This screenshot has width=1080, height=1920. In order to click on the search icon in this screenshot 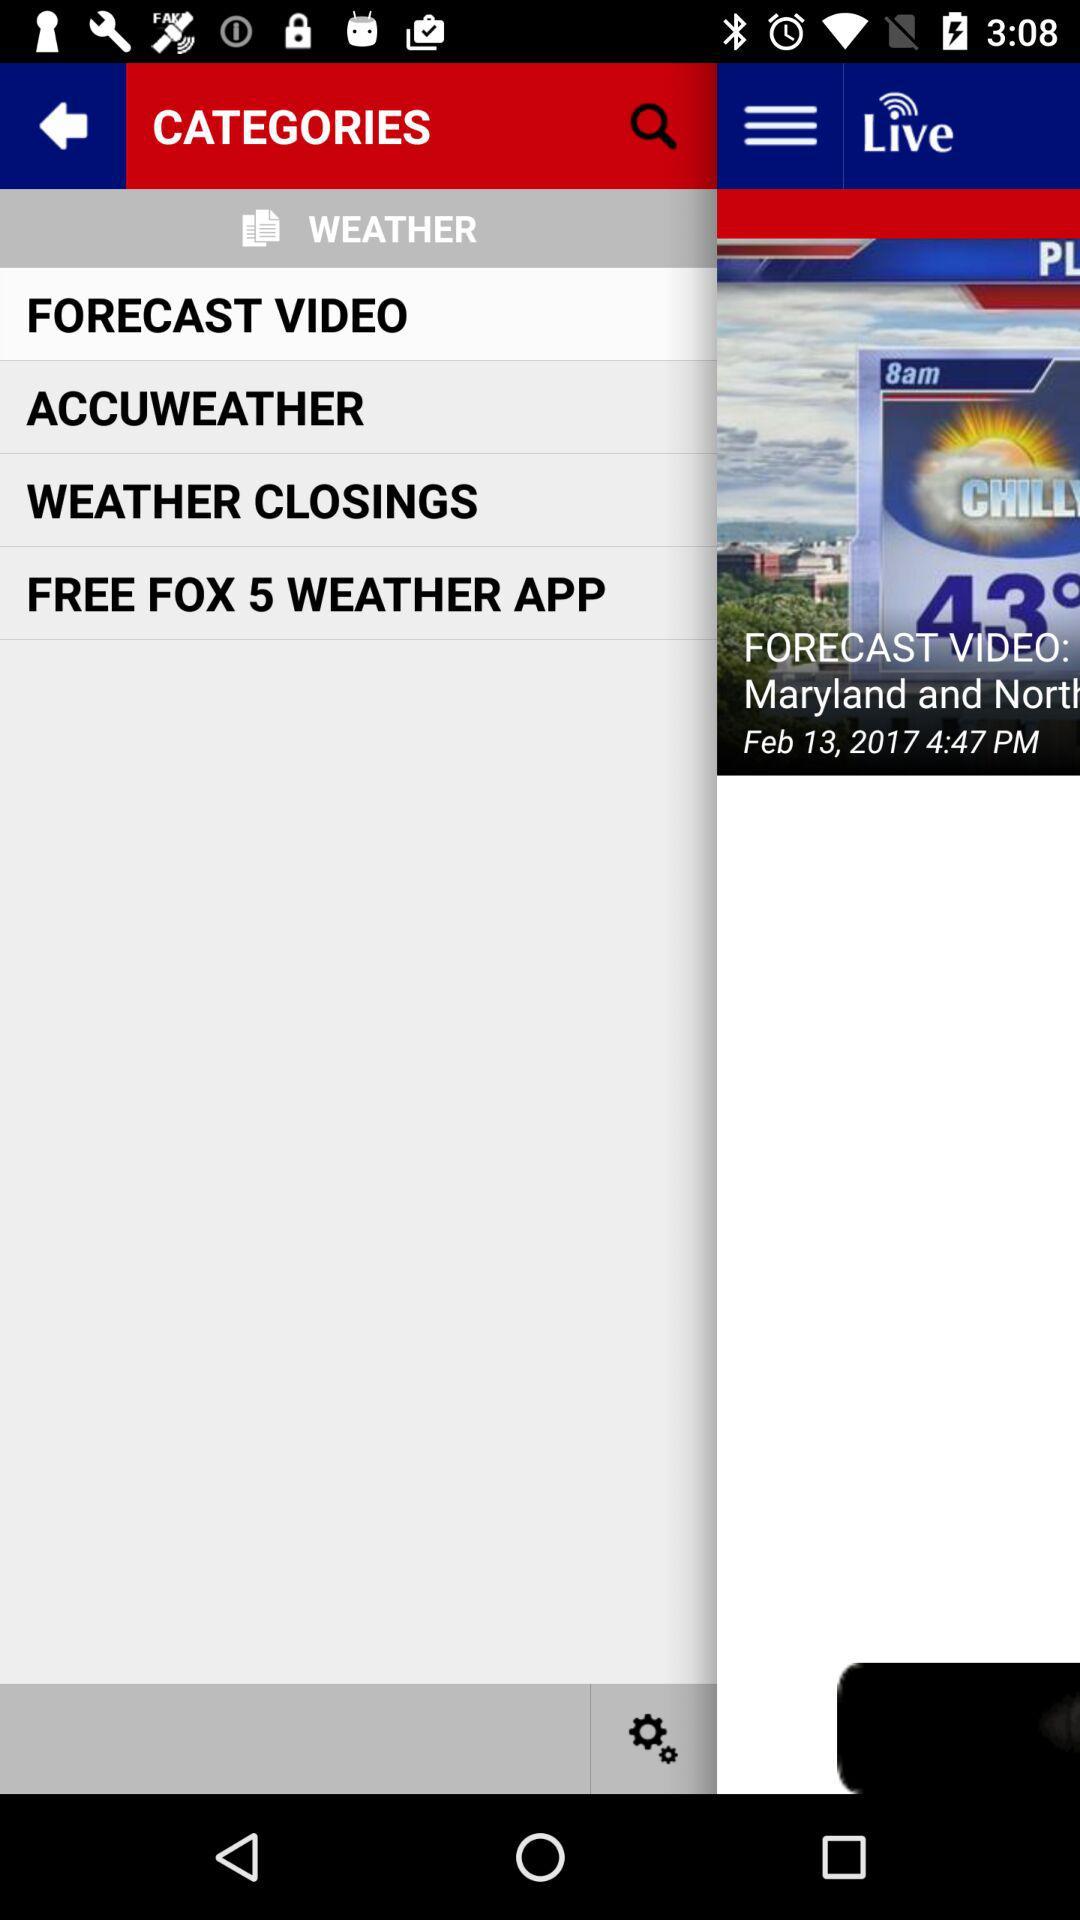, I will do `click(654, 124)`.